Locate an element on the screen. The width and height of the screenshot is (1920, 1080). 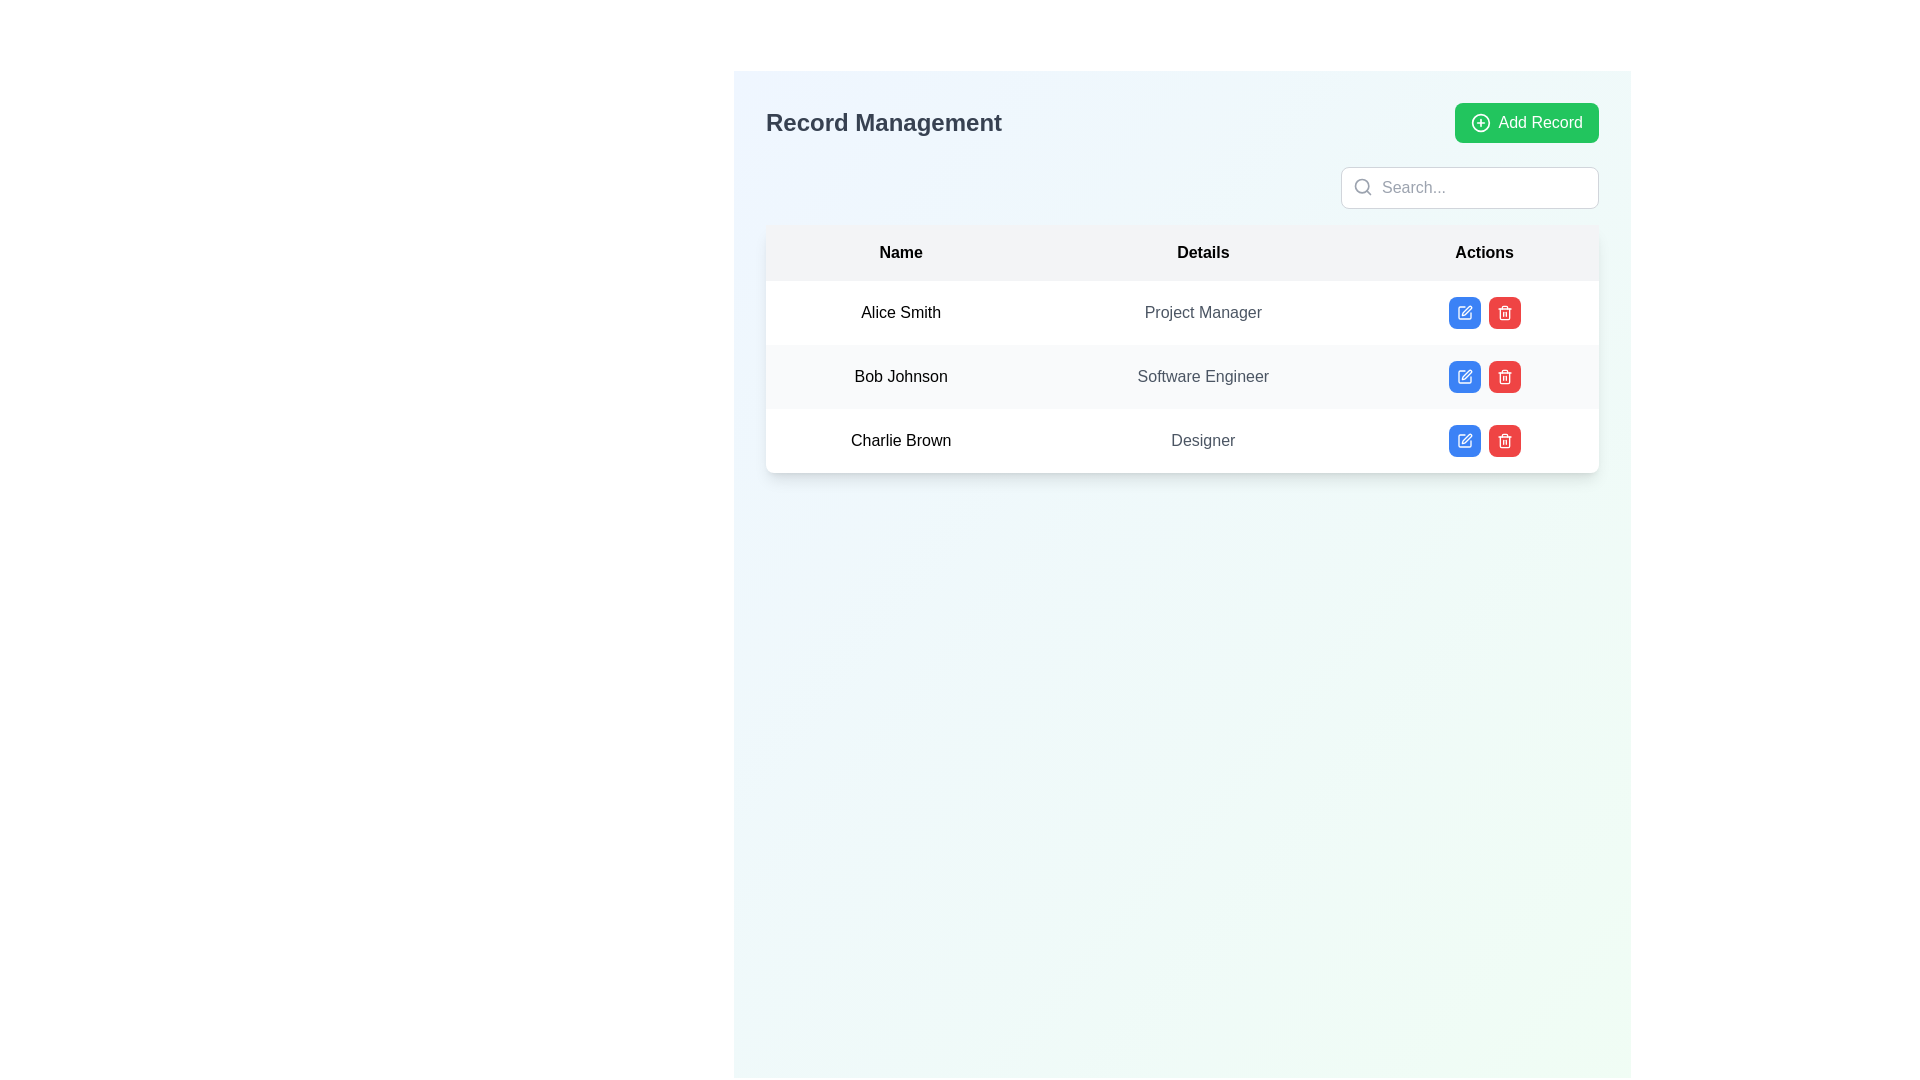
text in the table header row which labels the columns as 'Name', 'Details', and 'Actions' is located at coordinates (1182, 252).